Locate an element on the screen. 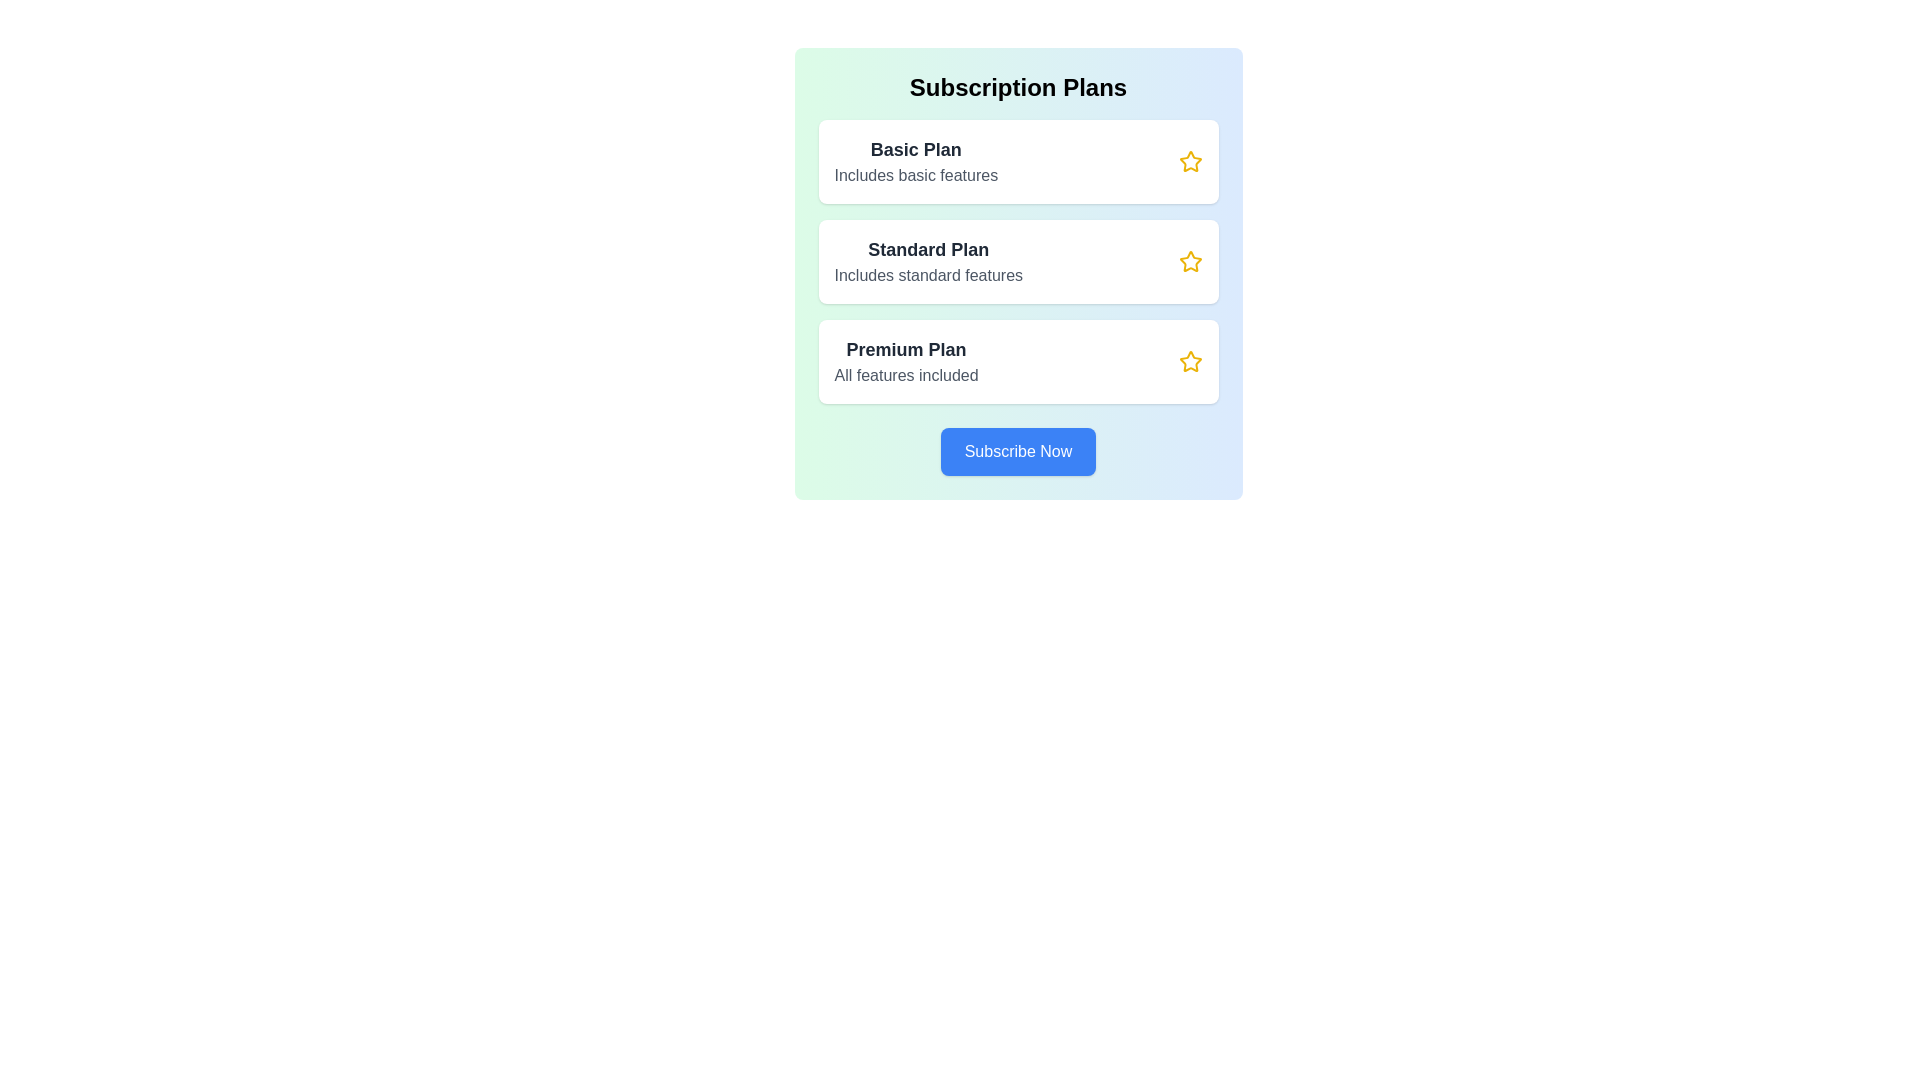 Image resolution: width=1920 pixels, height=1080 pixels. 'Subscribe Now' button is located at coordinates (1018, 451).